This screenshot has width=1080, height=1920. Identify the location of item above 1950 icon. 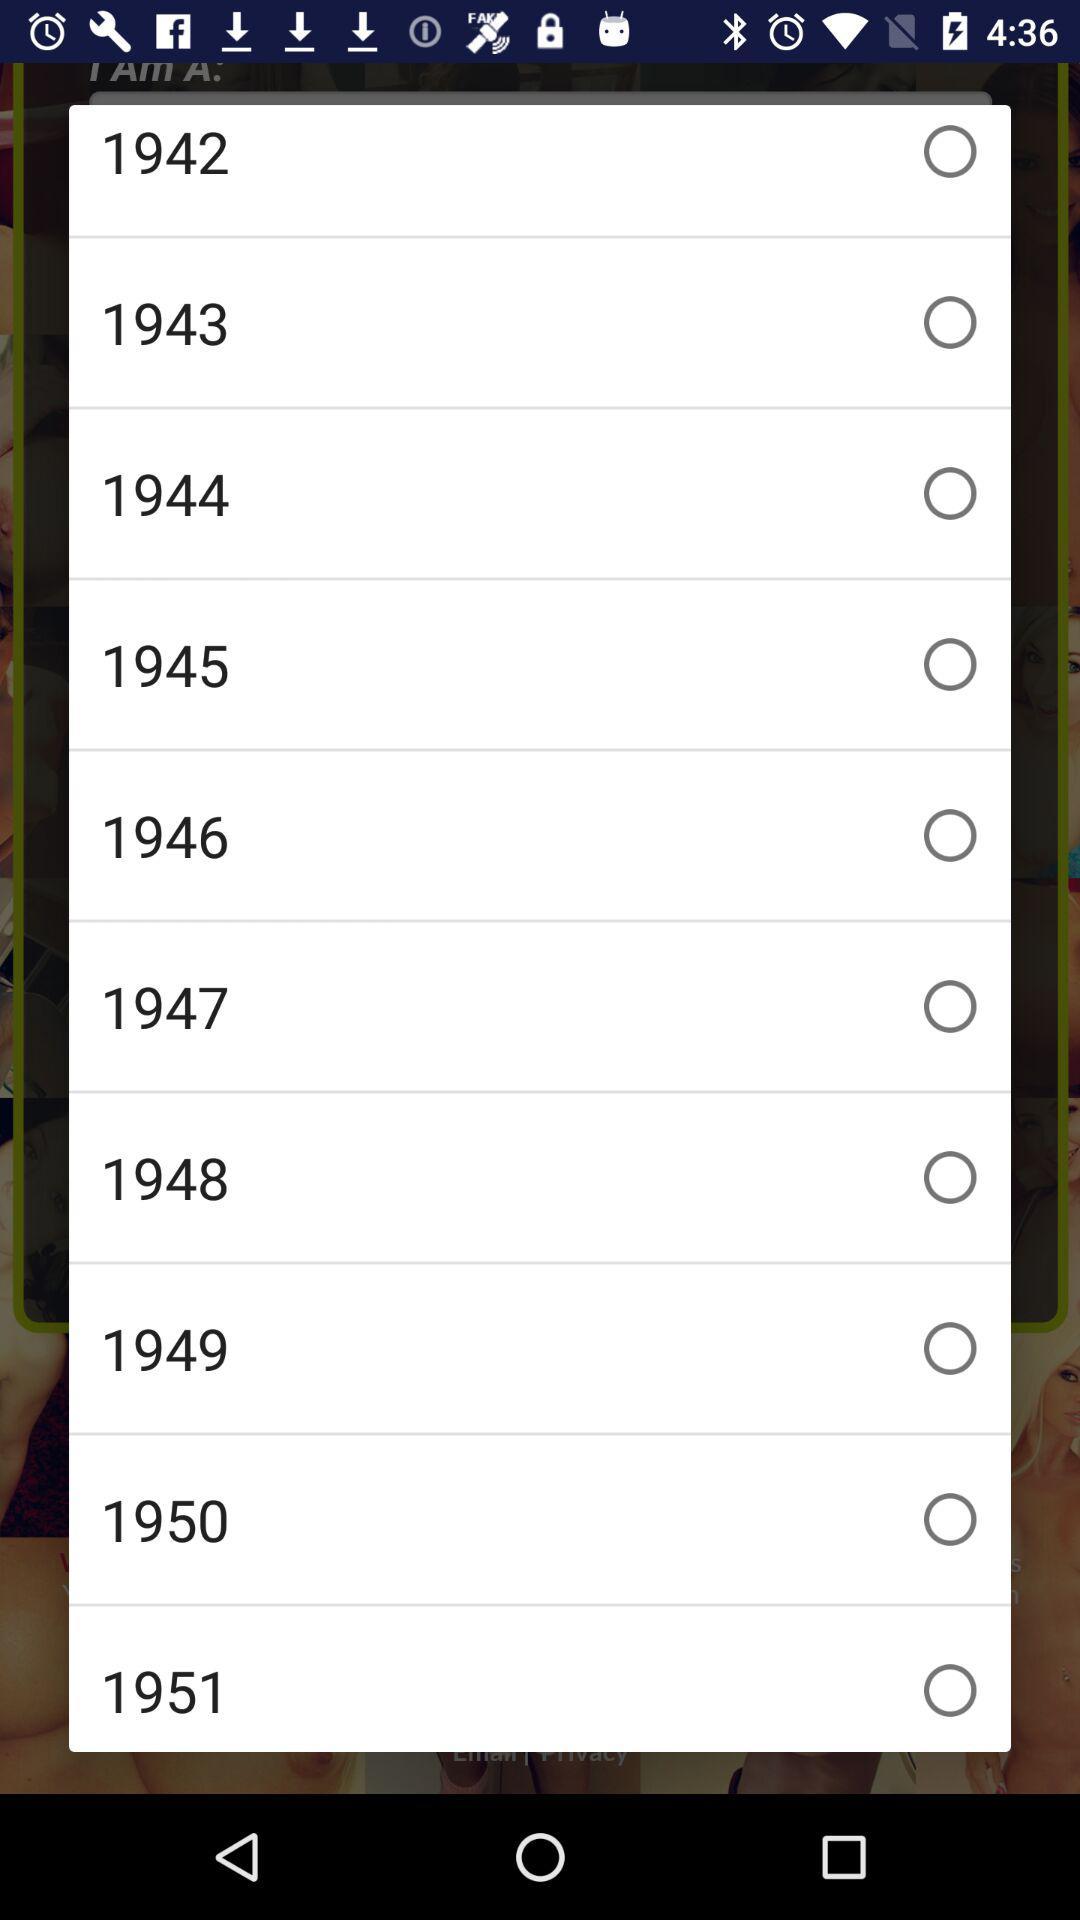
(540, 1348).